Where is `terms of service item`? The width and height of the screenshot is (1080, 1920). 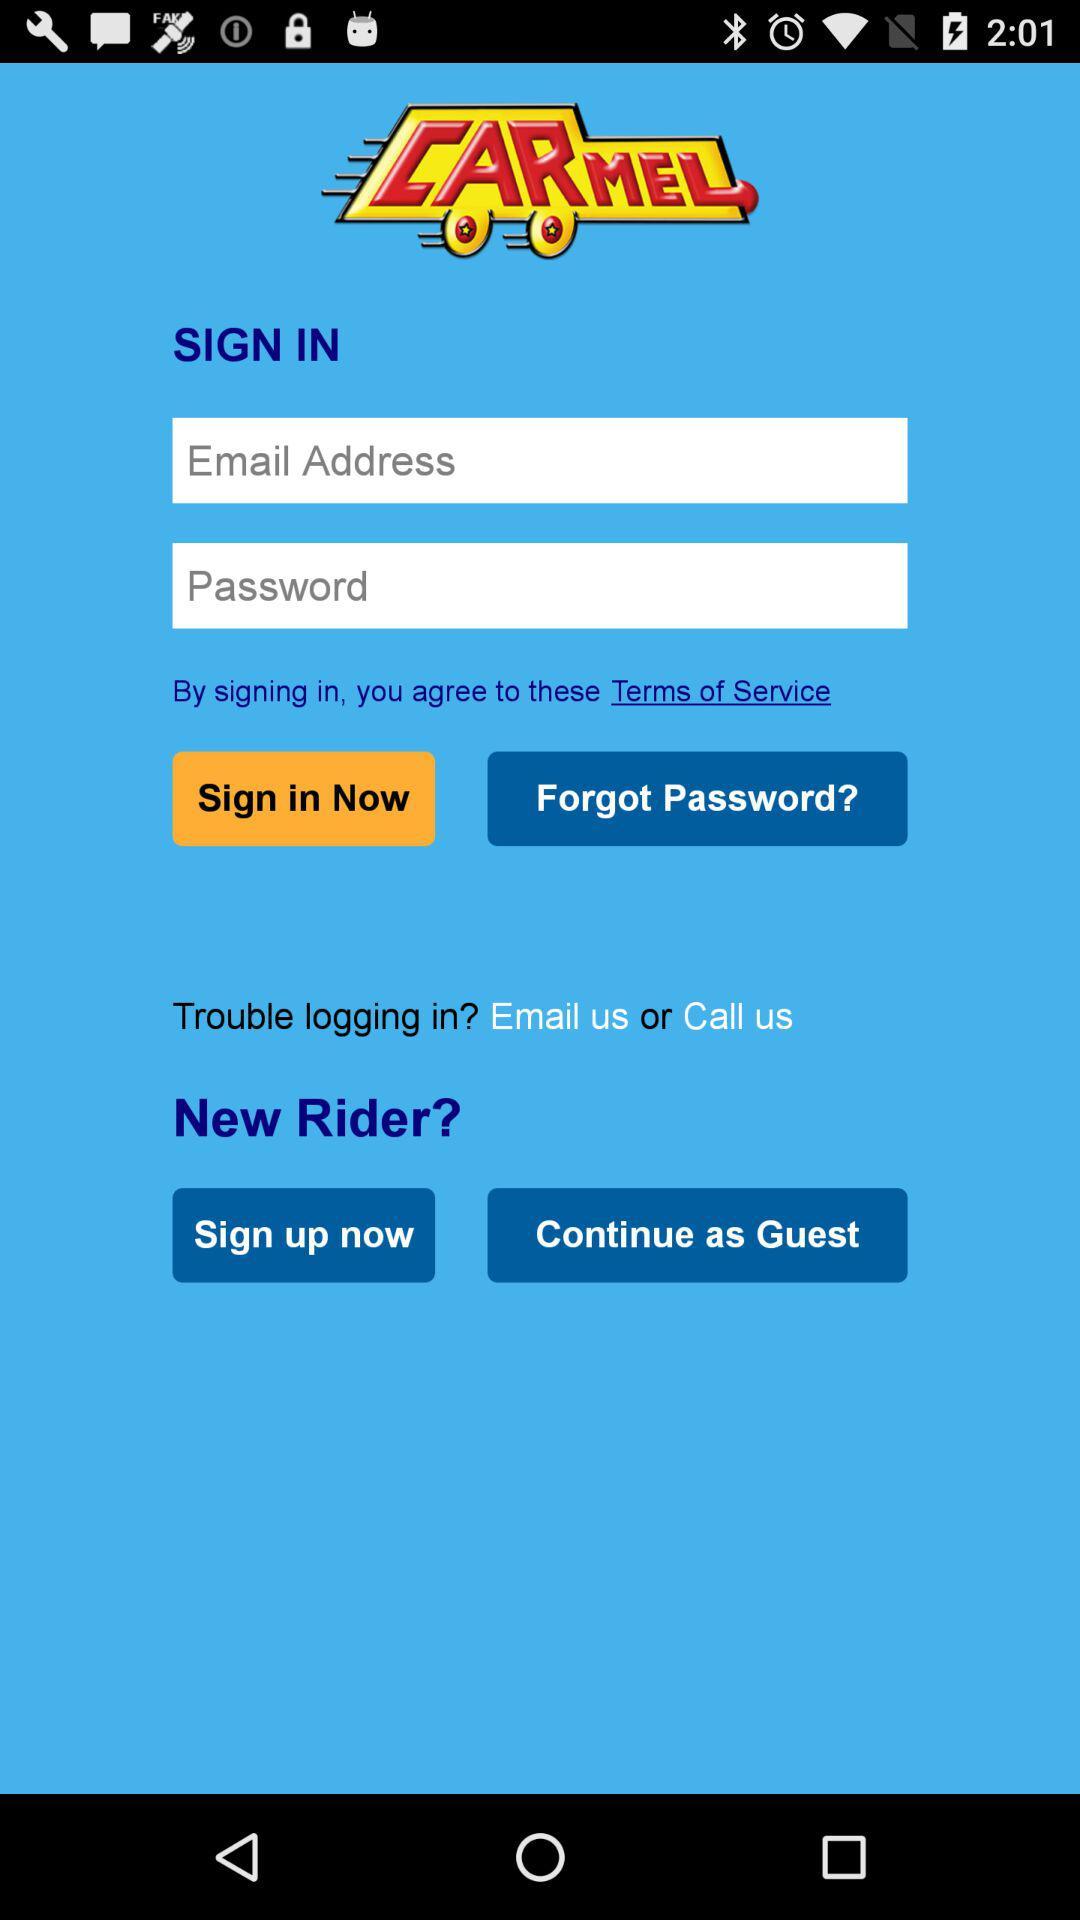
terms of service item is located at coordinates (721, 690).